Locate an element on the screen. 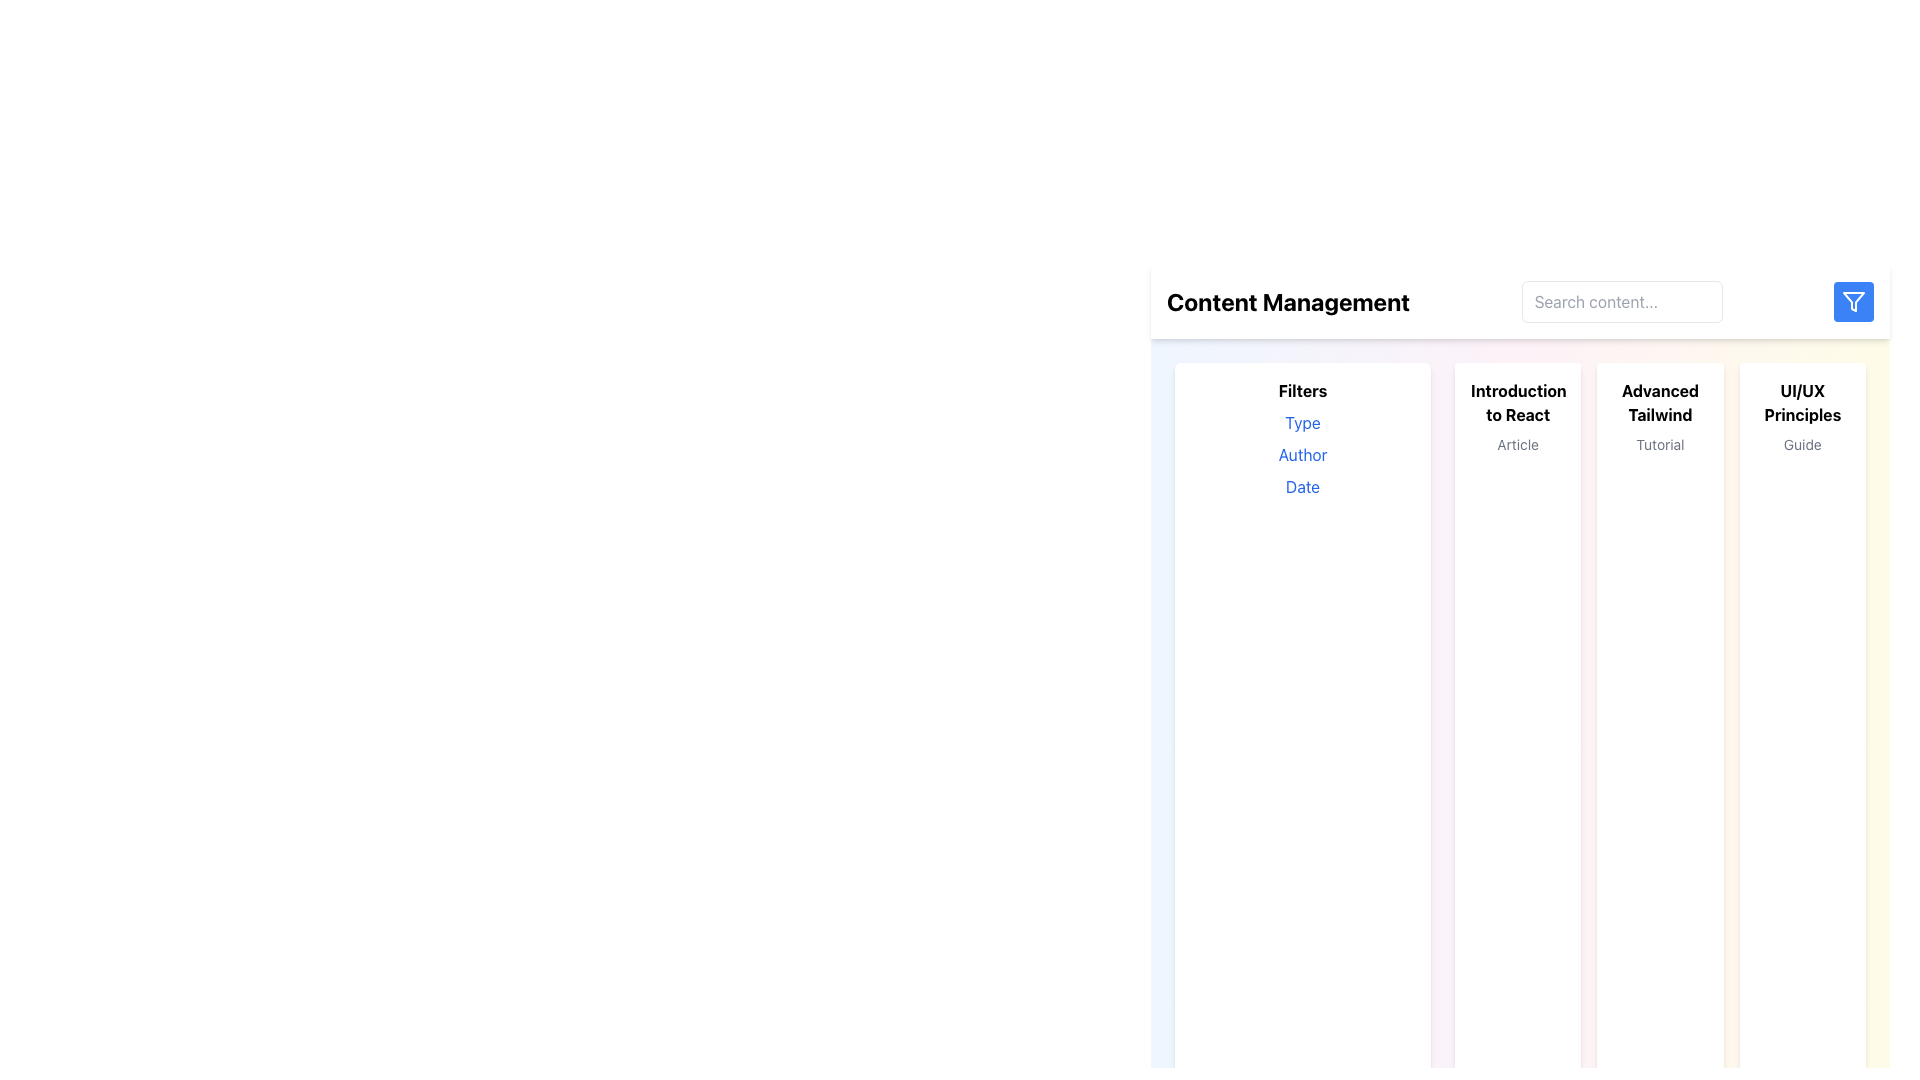 The height and width of the screenshot is (1080, 1920). the text label 'Type' styled in blue, which is the first selectable option in the 'Filters' section is located at coordinates (1302, 422).